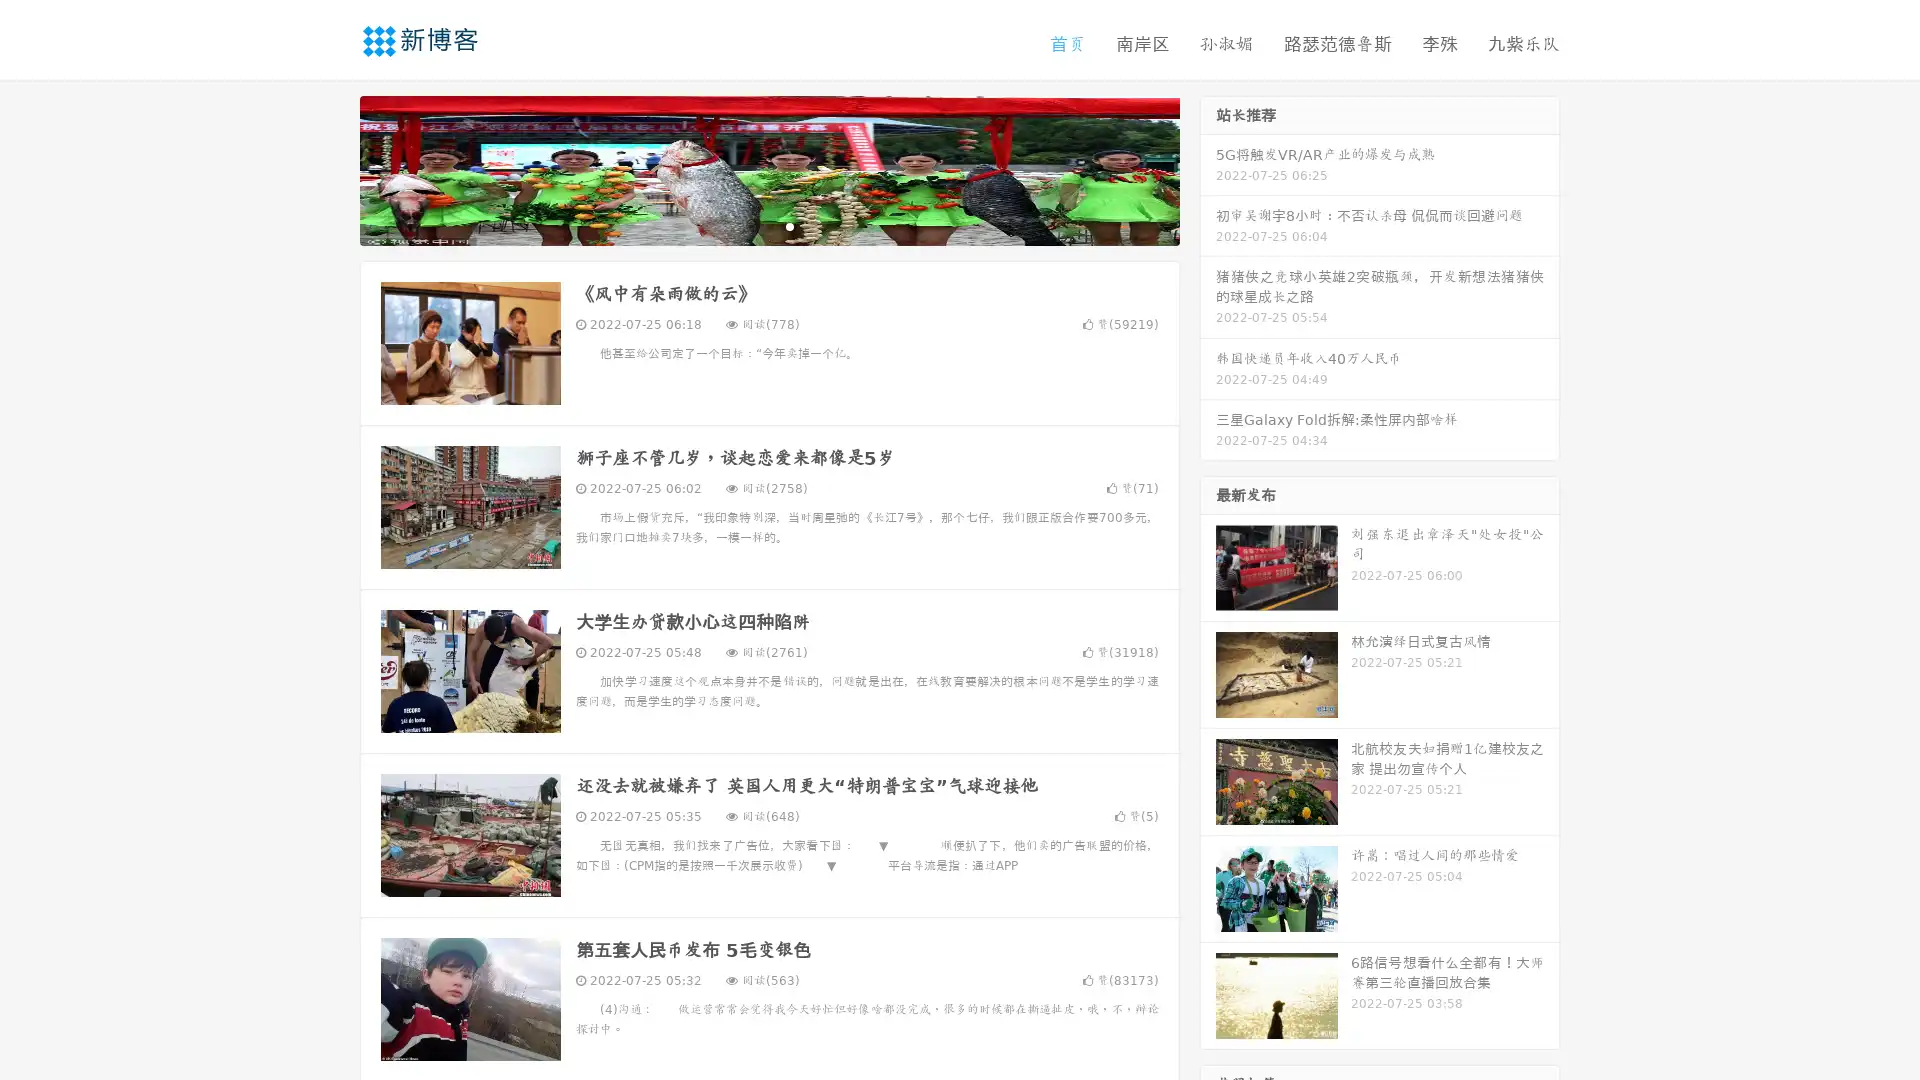  What do you see at coordinates (1208, 168) in the screenshot?
I see `Next slide` at bounding box center [1208, 168].